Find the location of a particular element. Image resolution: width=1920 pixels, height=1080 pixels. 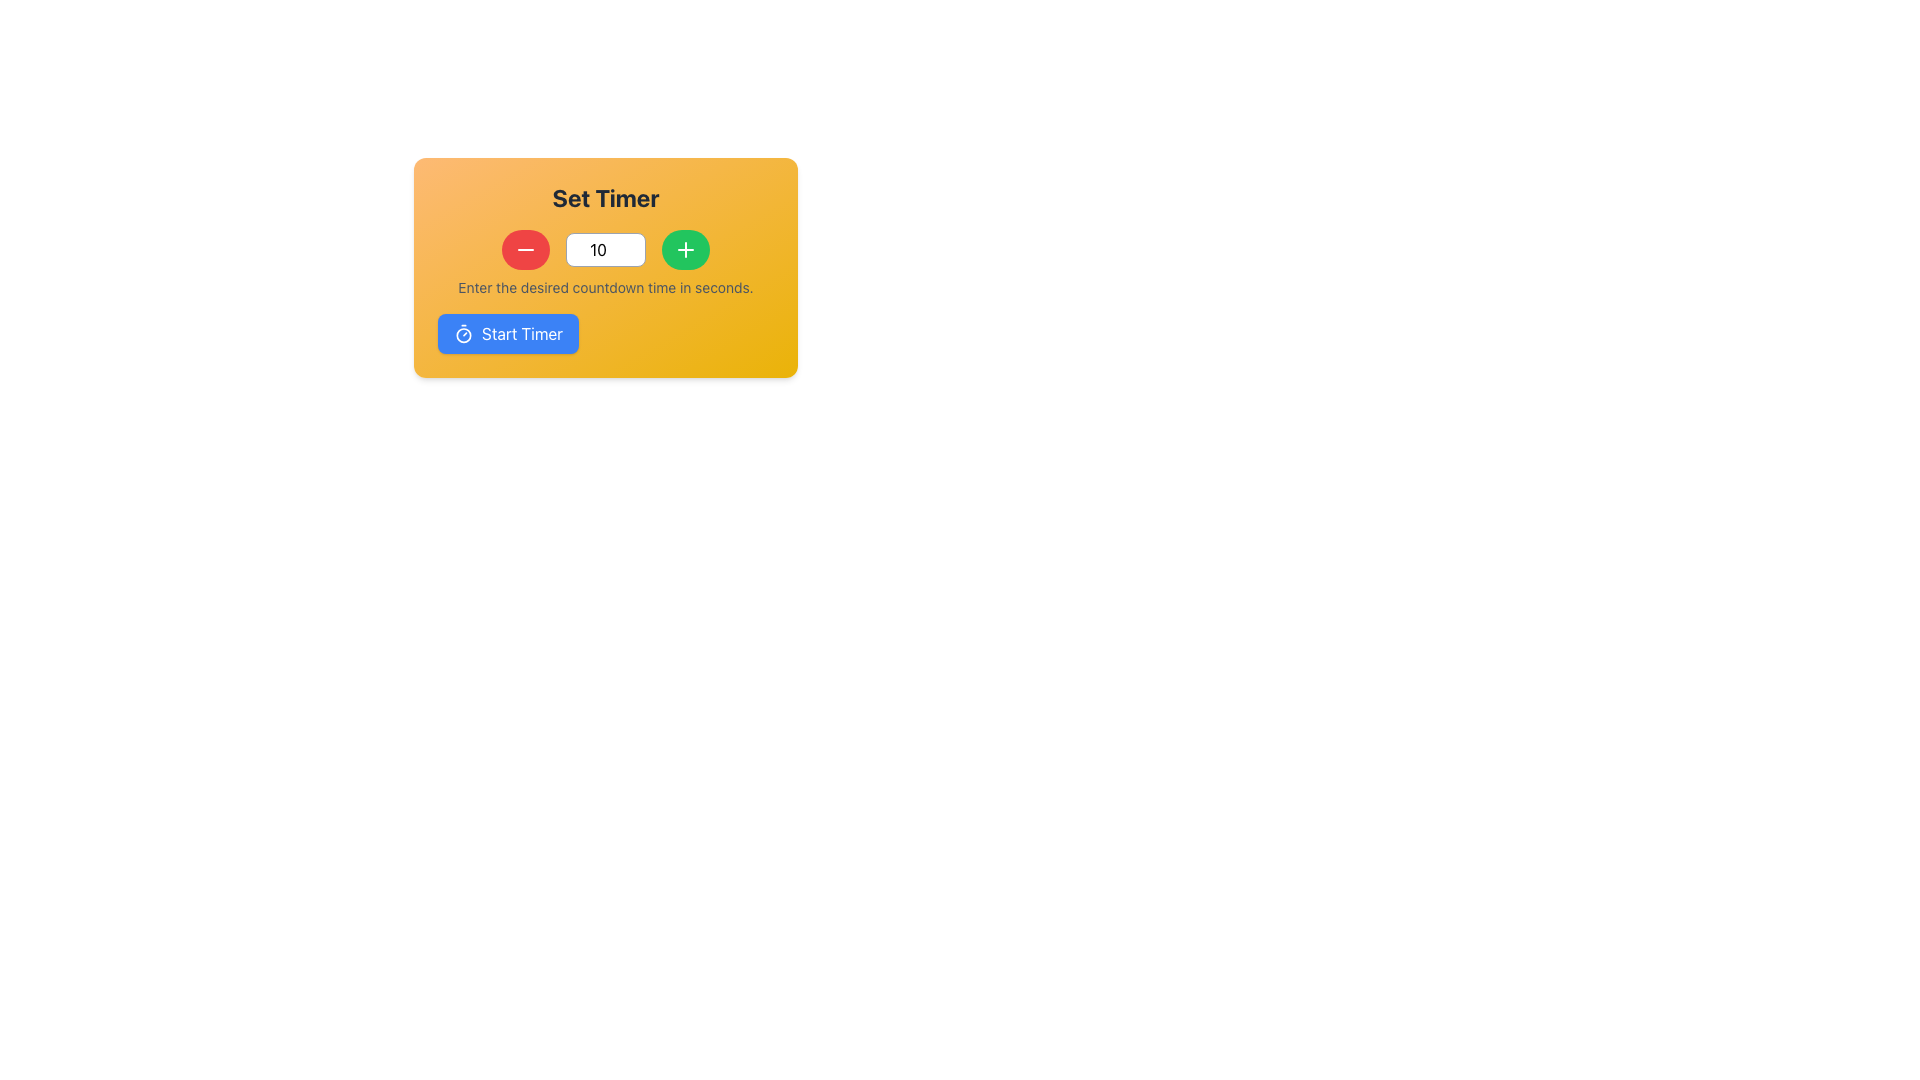

the rectangular blue button labeled 'Start Timer' with a timer icon on the left is located at coordinates (508, 333).